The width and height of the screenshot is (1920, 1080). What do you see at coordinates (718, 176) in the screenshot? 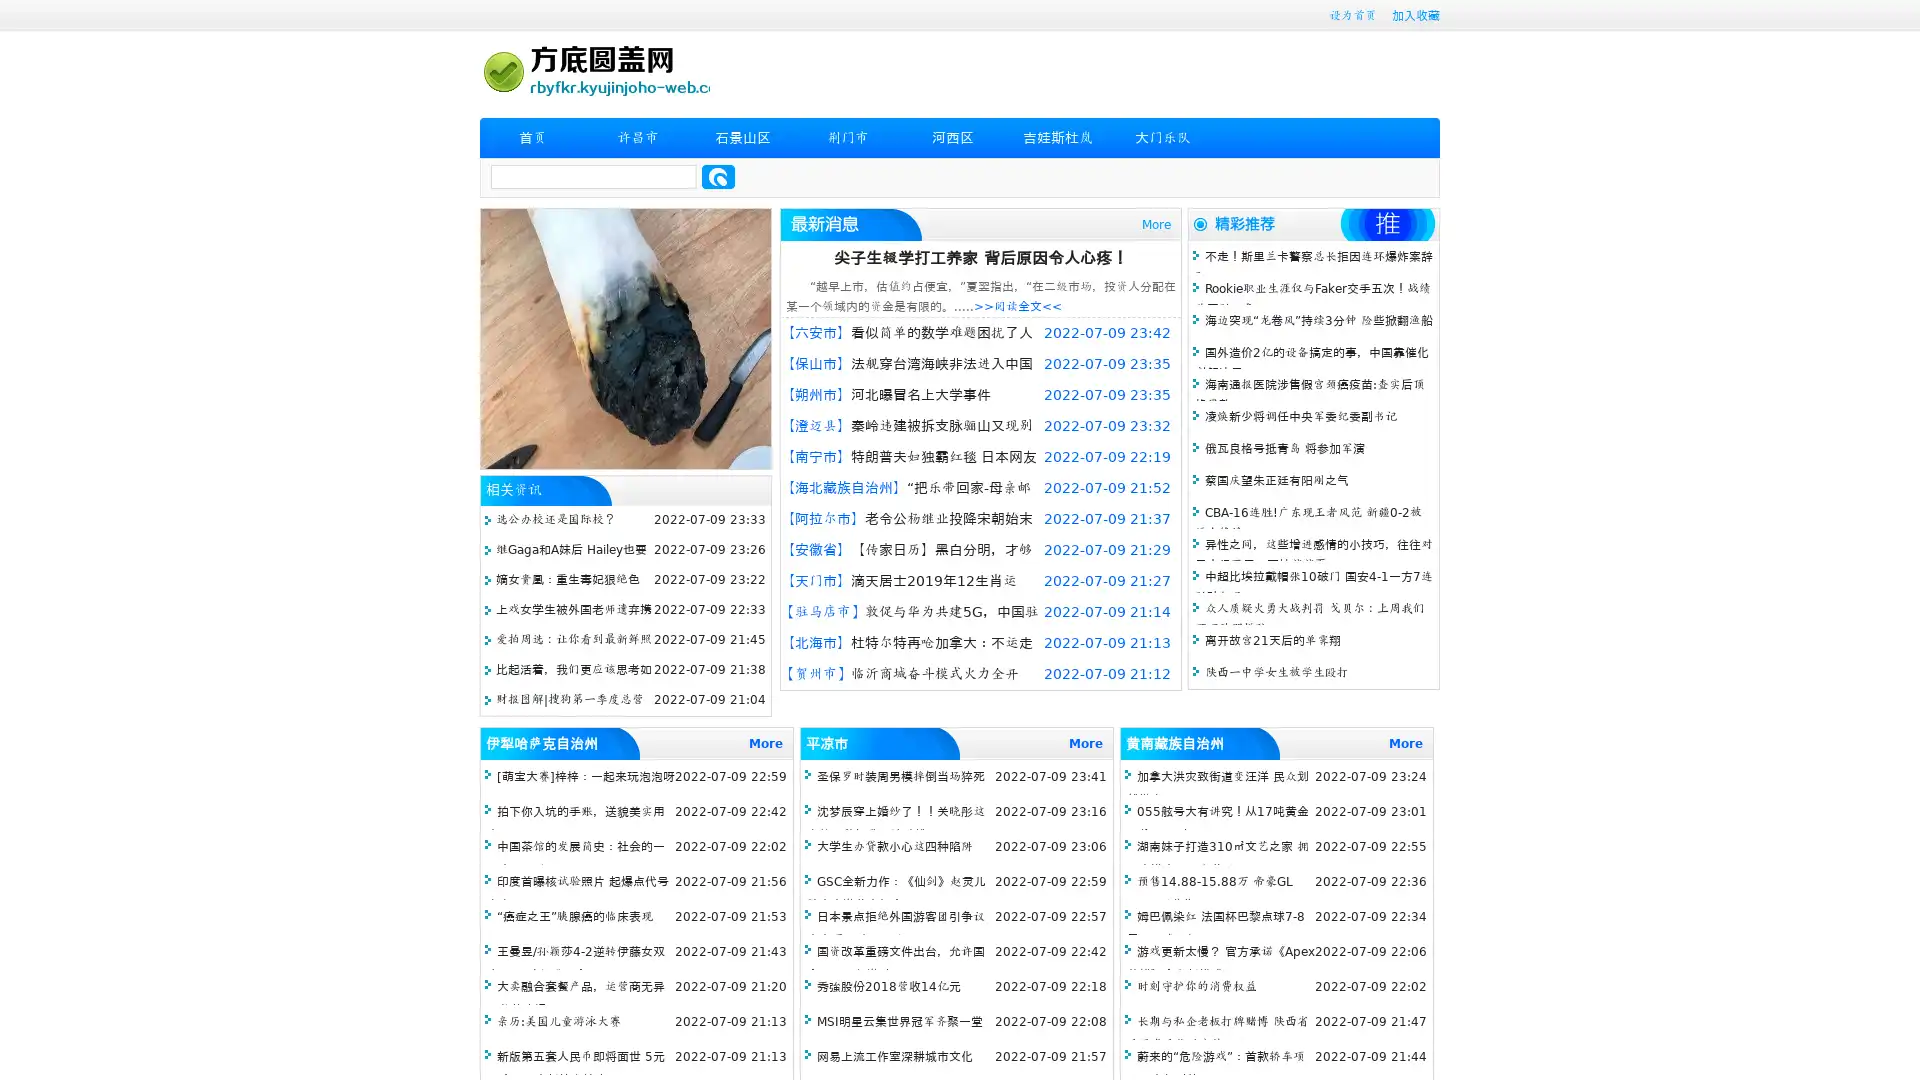
I see `Search` at bounding box center [718, 176].